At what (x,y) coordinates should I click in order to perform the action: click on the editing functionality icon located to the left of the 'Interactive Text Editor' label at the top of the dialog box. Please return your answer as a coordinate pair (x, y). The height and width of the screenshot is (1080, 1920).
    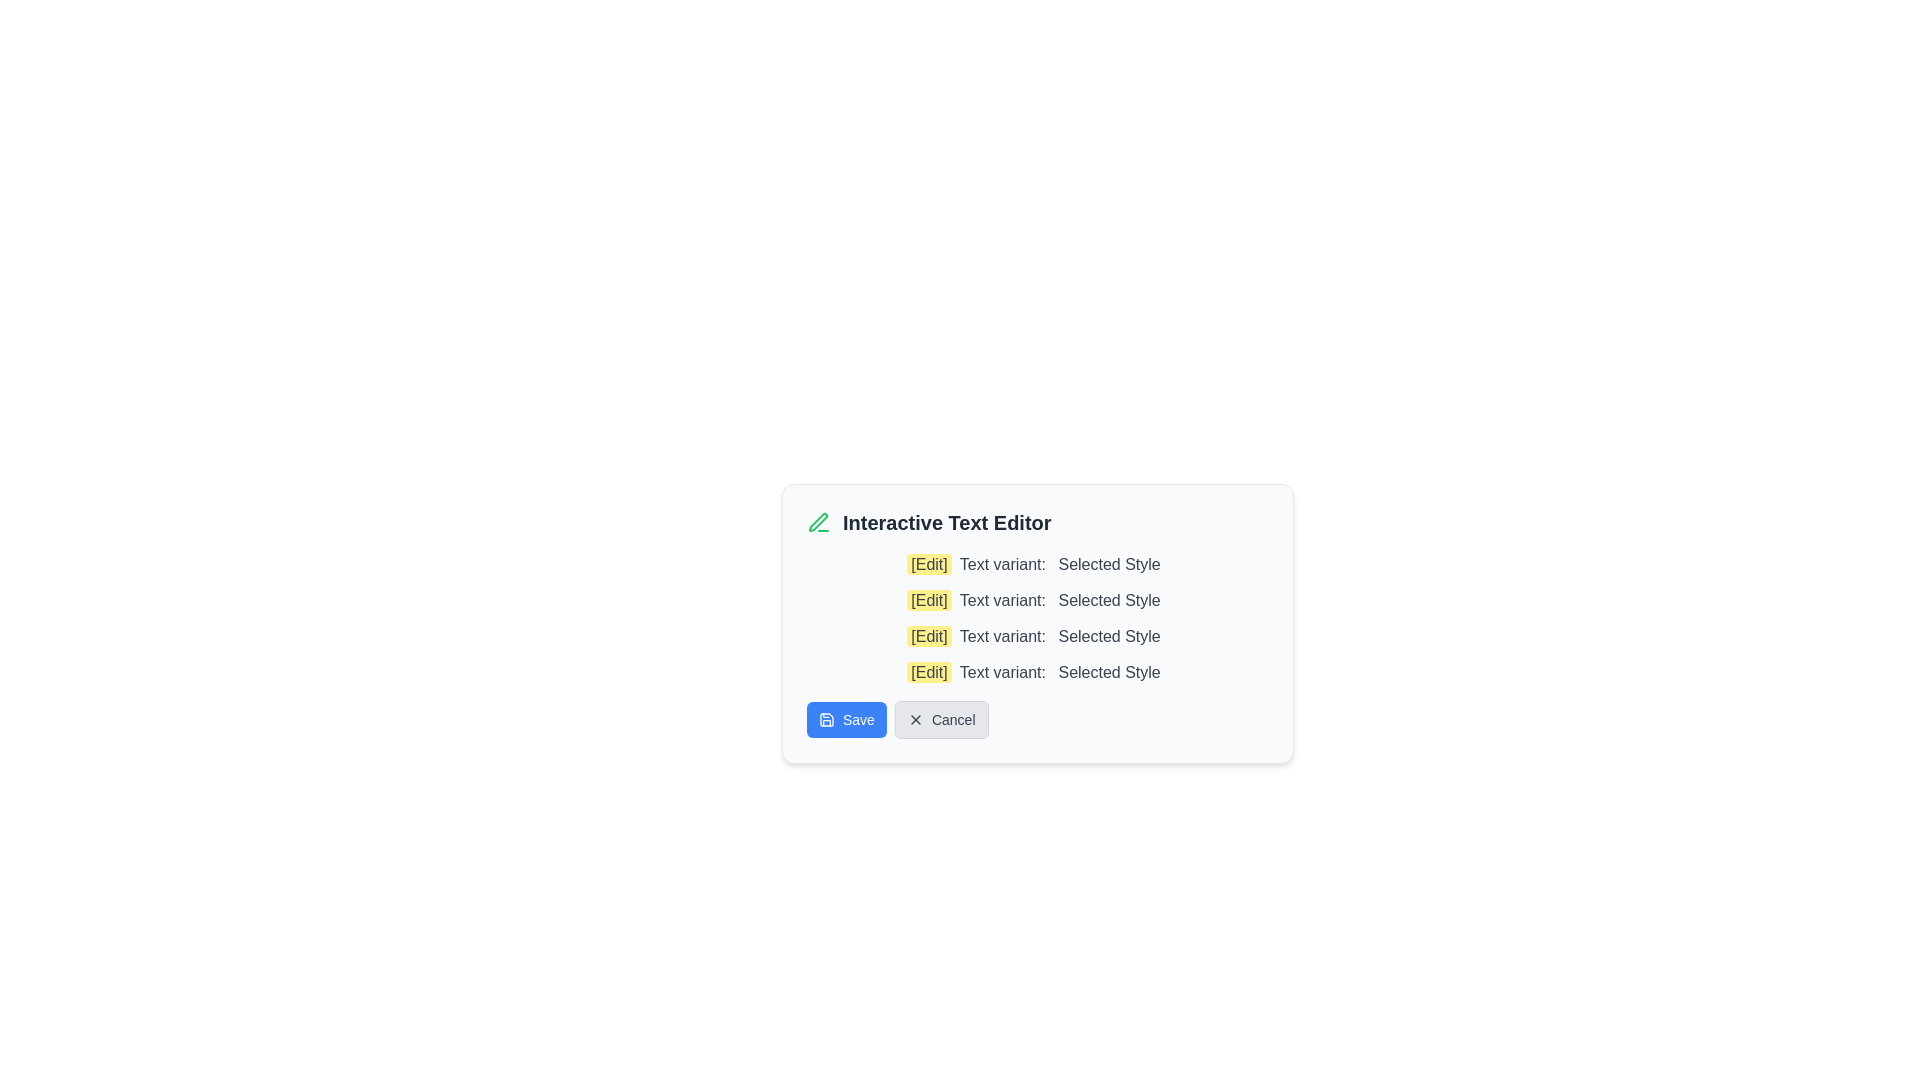
    Looking at the image, I should click on (819, 522).